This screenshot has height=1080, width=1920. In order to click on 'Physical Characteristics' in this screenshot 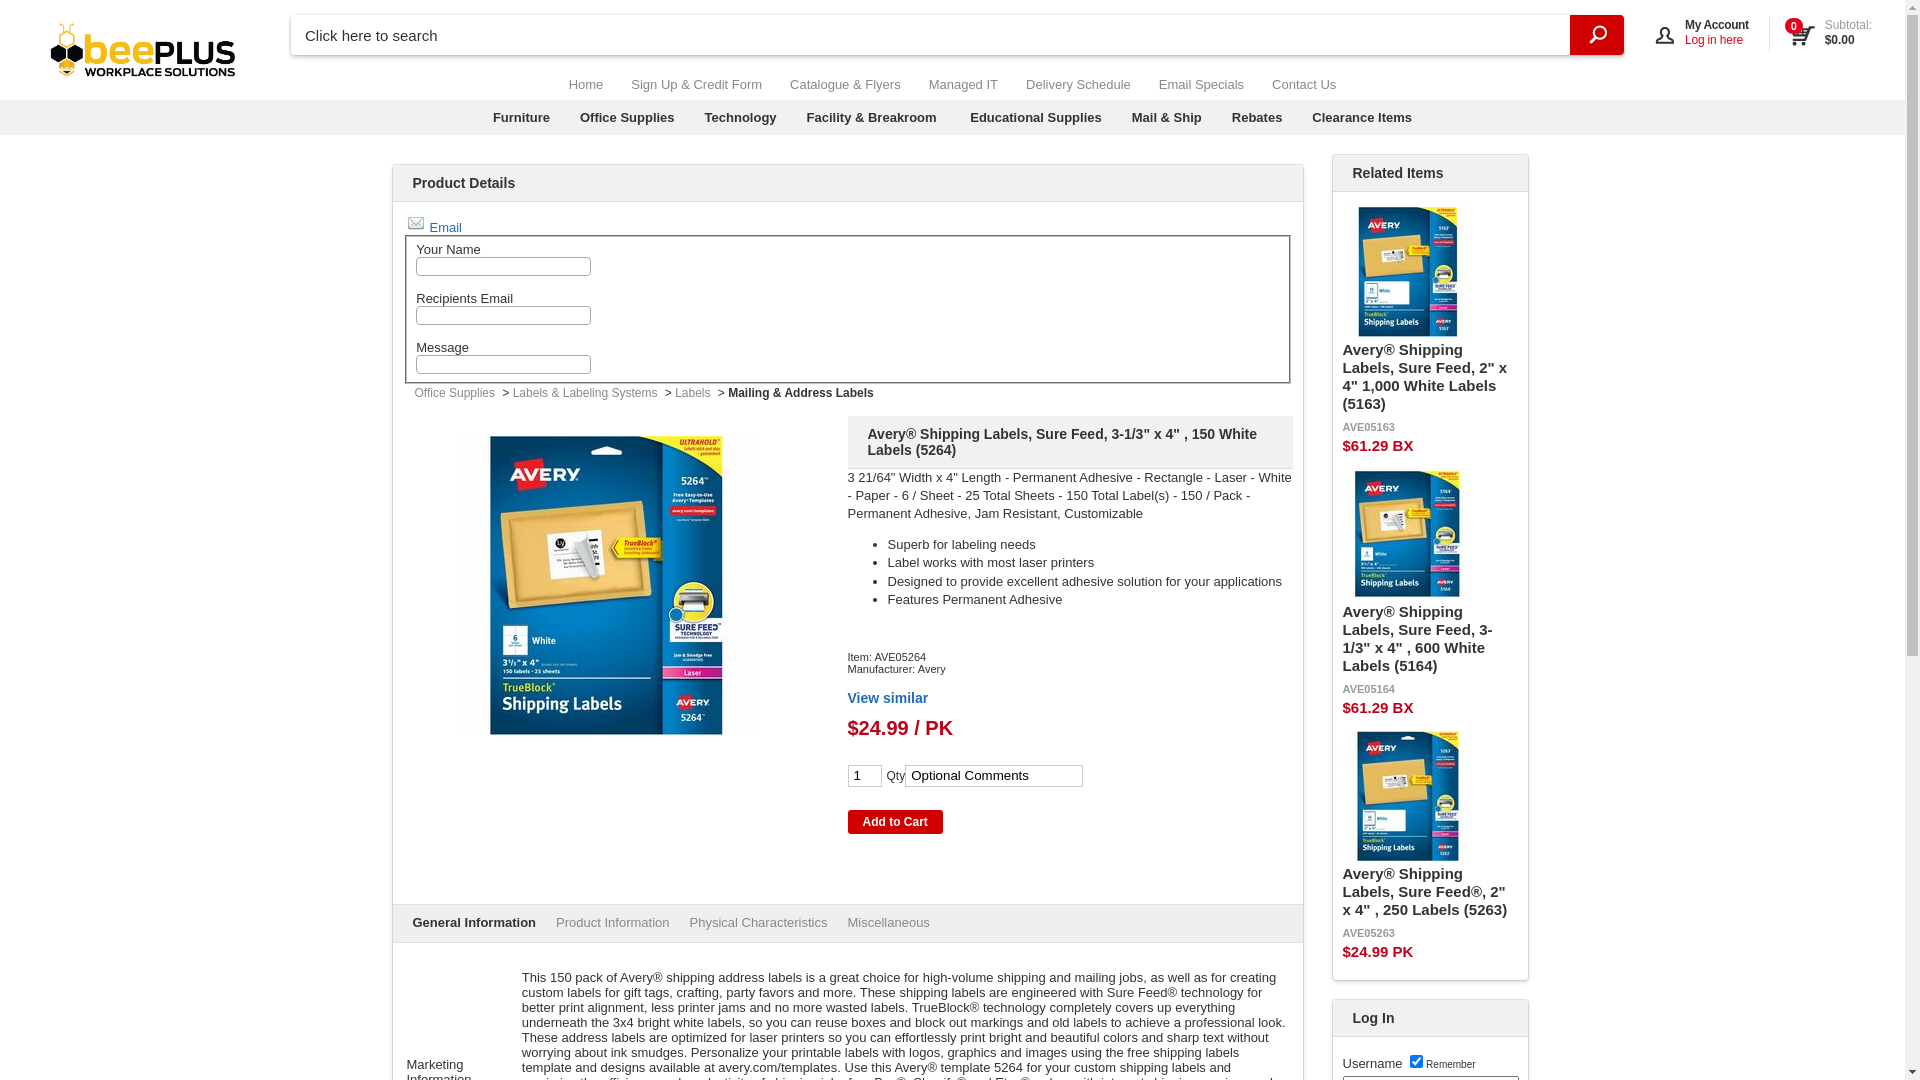, I will do `click(757, 922)`.